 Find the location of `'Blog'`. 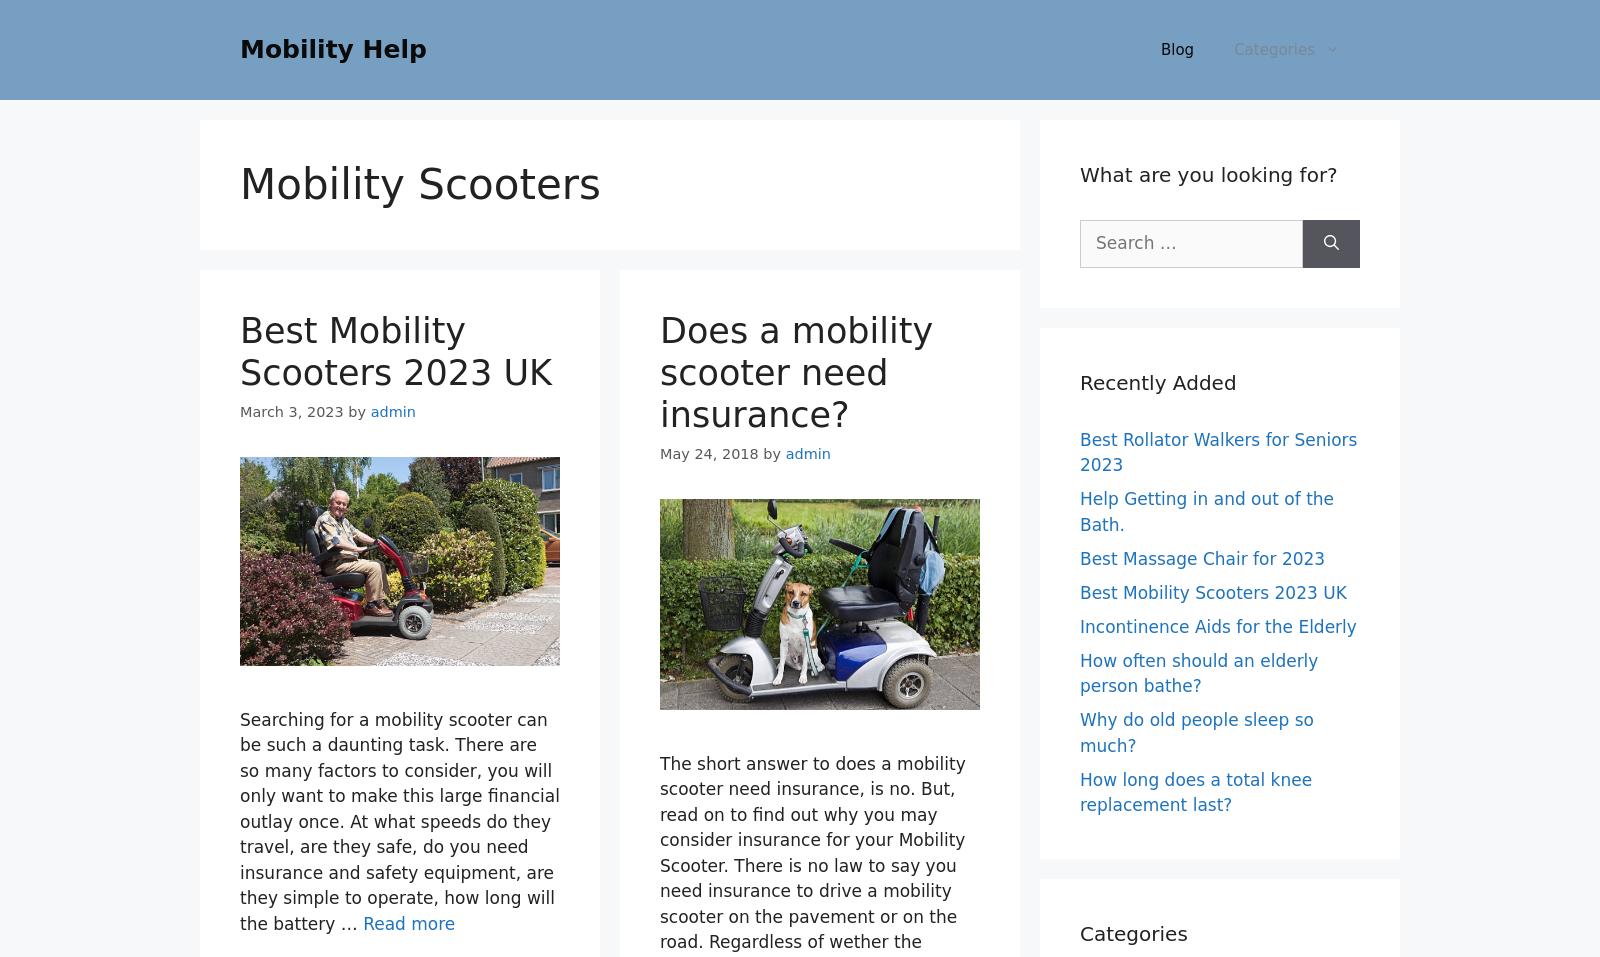

'Blog' is located at coordinates (1176, 48).